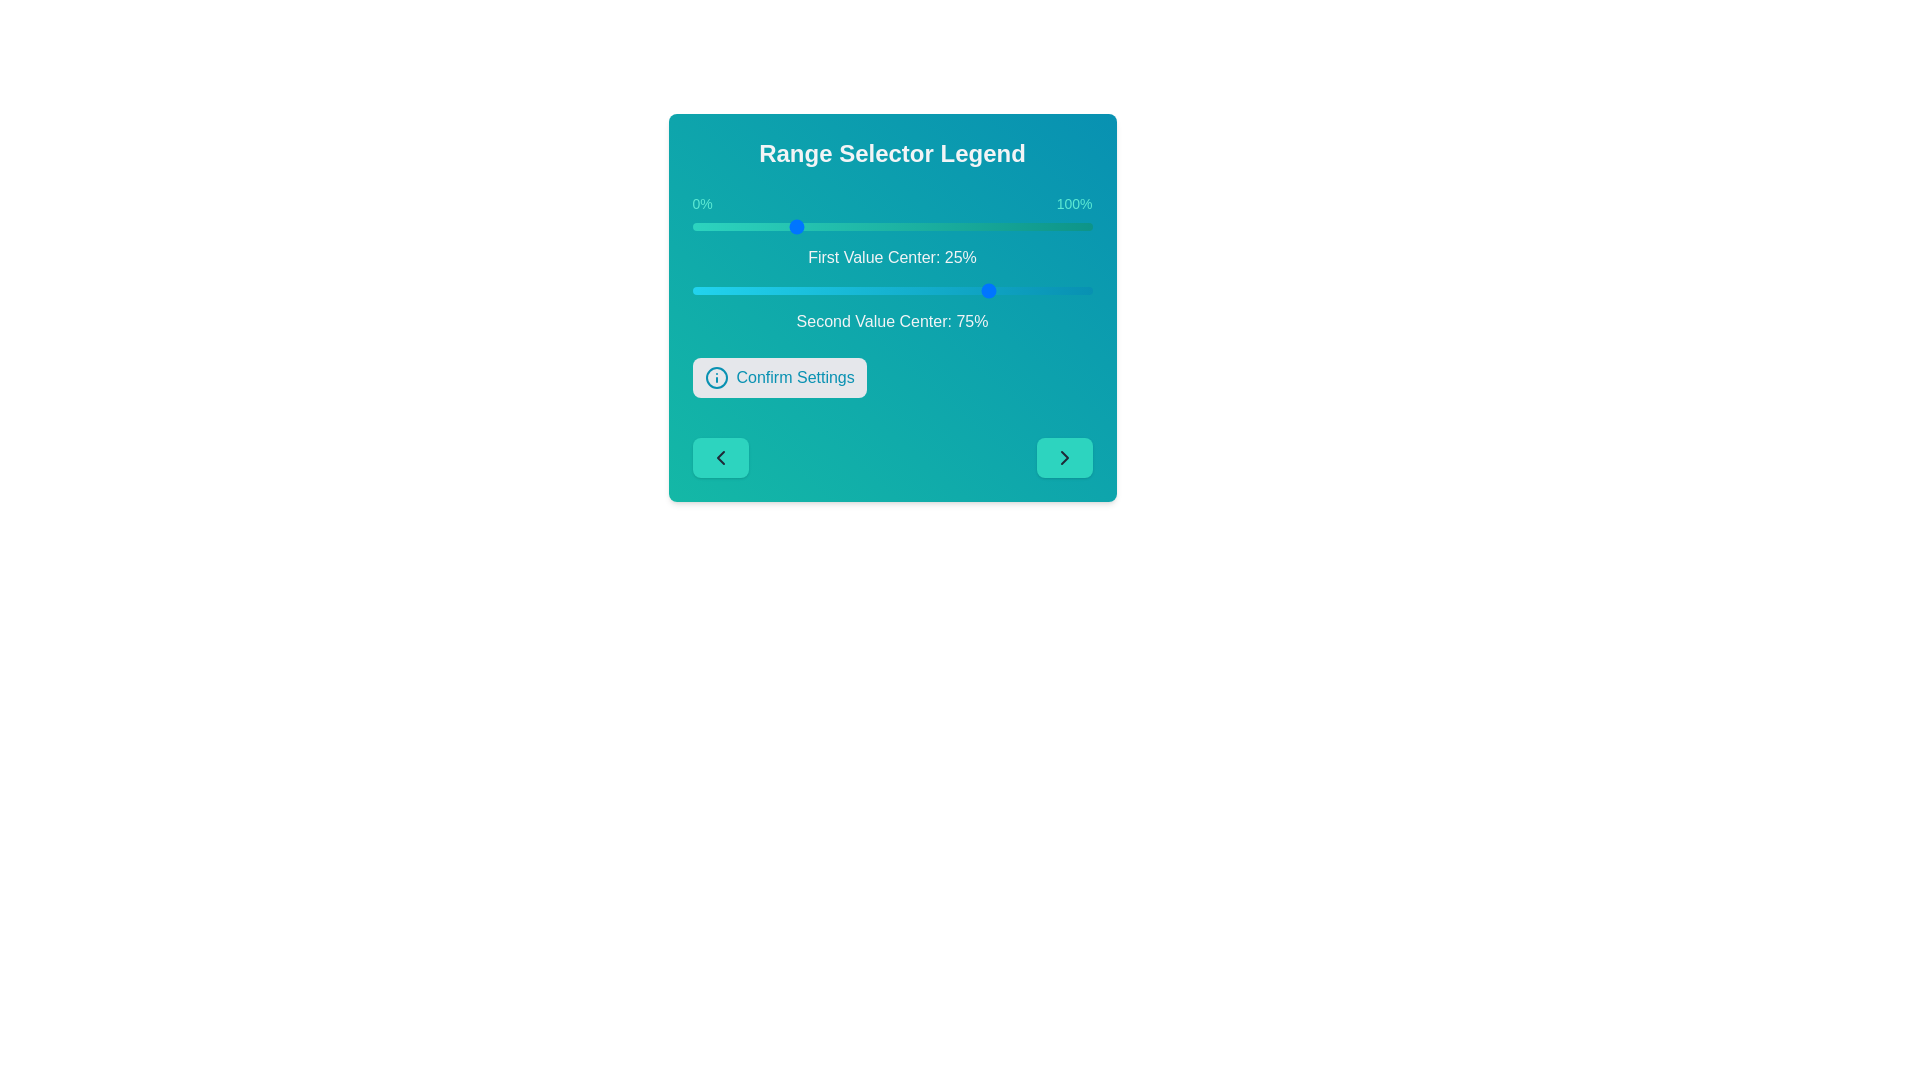  Describe the element at coordinates (844, 290) in the screenshot. I see `the slider value` at that location.